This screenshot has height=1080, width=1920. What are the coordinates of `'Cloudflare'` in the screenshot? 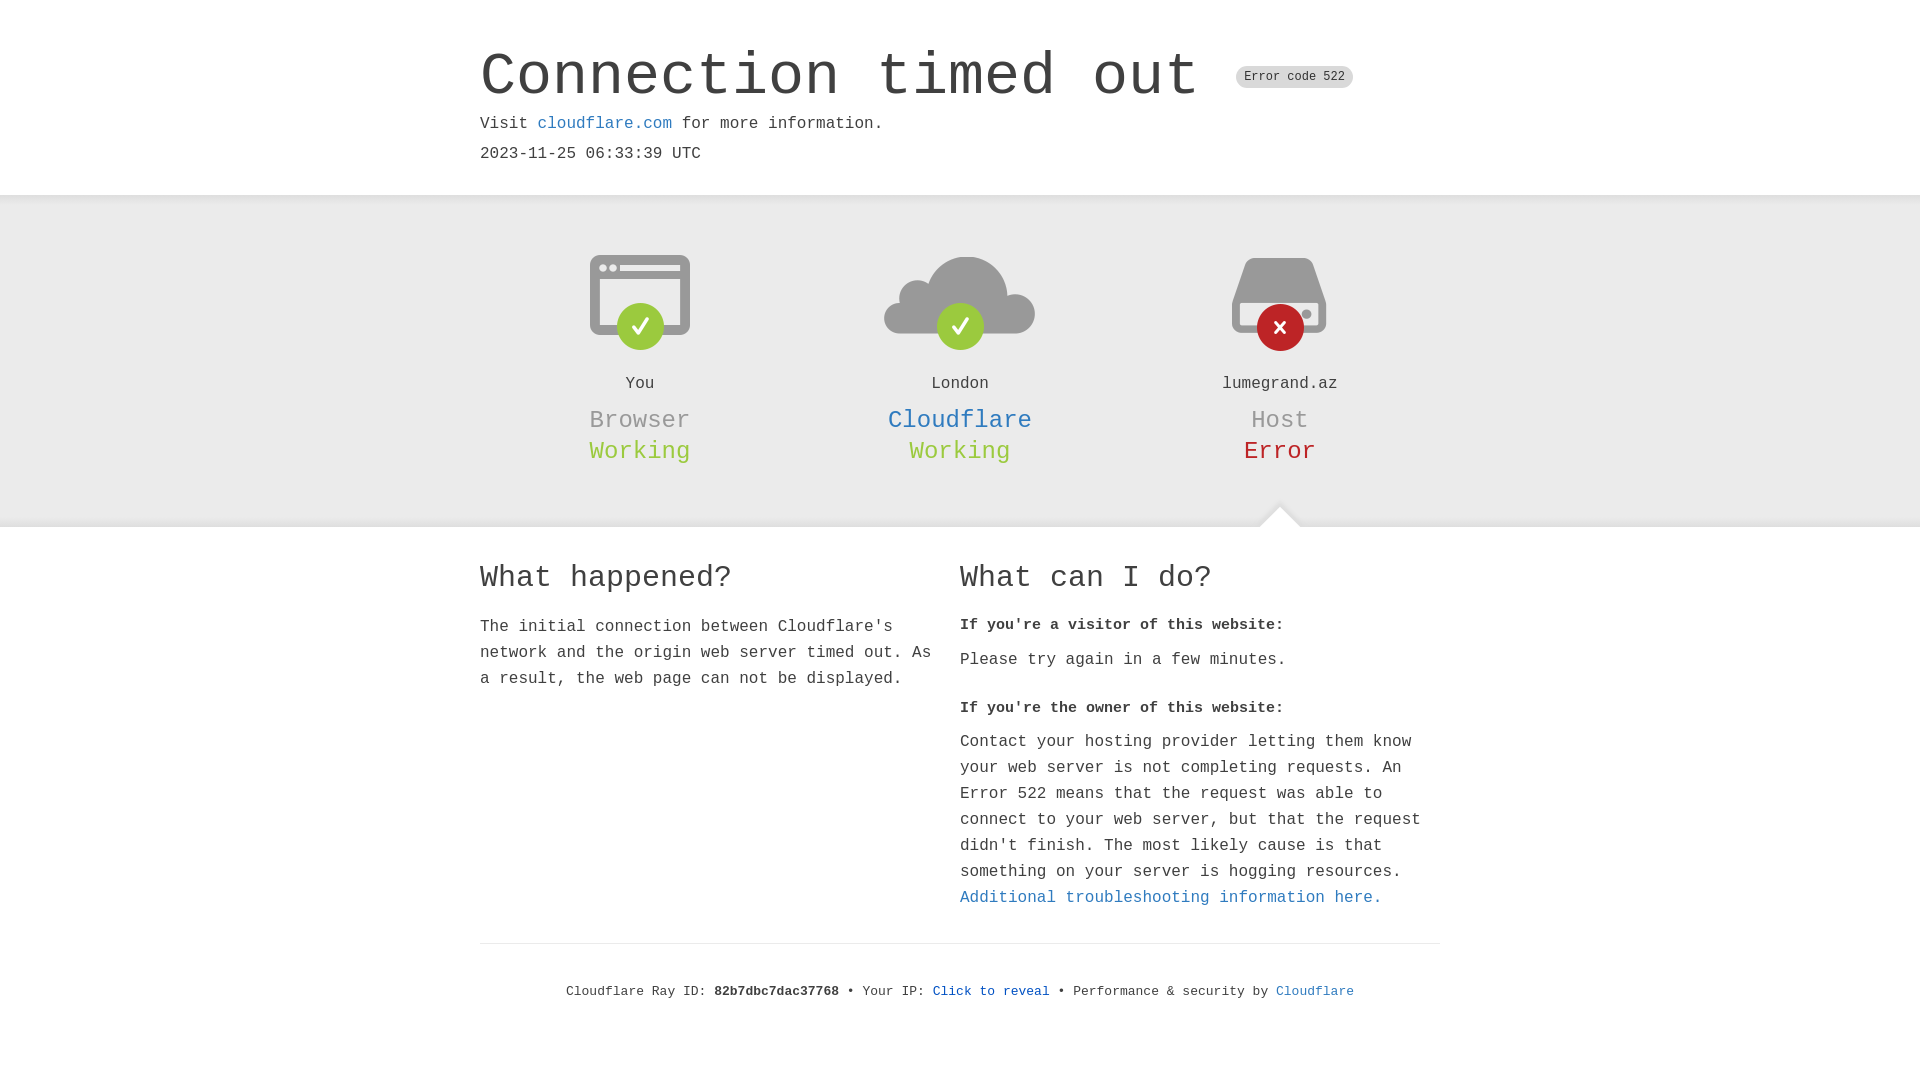 It's located at (1315, 991).